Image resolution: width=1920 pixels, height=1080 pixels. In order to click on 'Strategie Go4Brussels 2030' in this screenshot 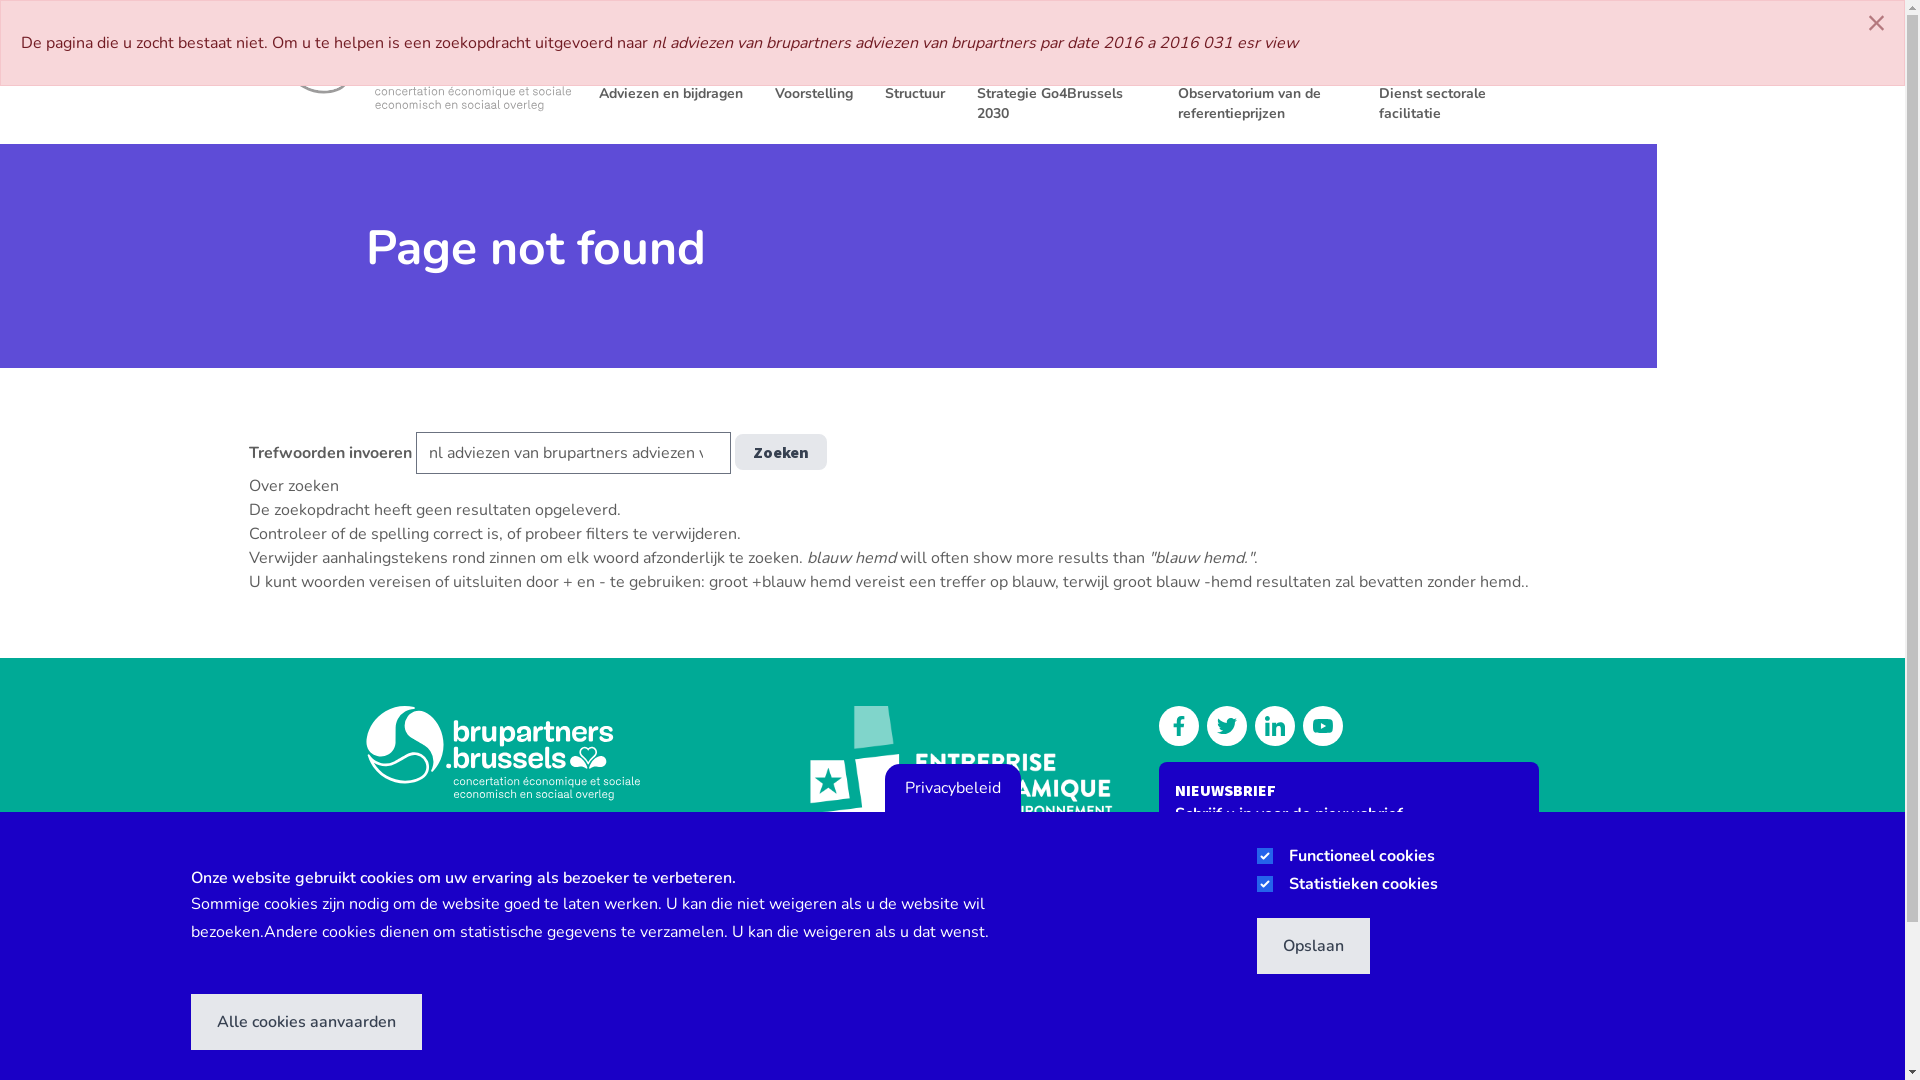, I will do `click(1059, 101)`.